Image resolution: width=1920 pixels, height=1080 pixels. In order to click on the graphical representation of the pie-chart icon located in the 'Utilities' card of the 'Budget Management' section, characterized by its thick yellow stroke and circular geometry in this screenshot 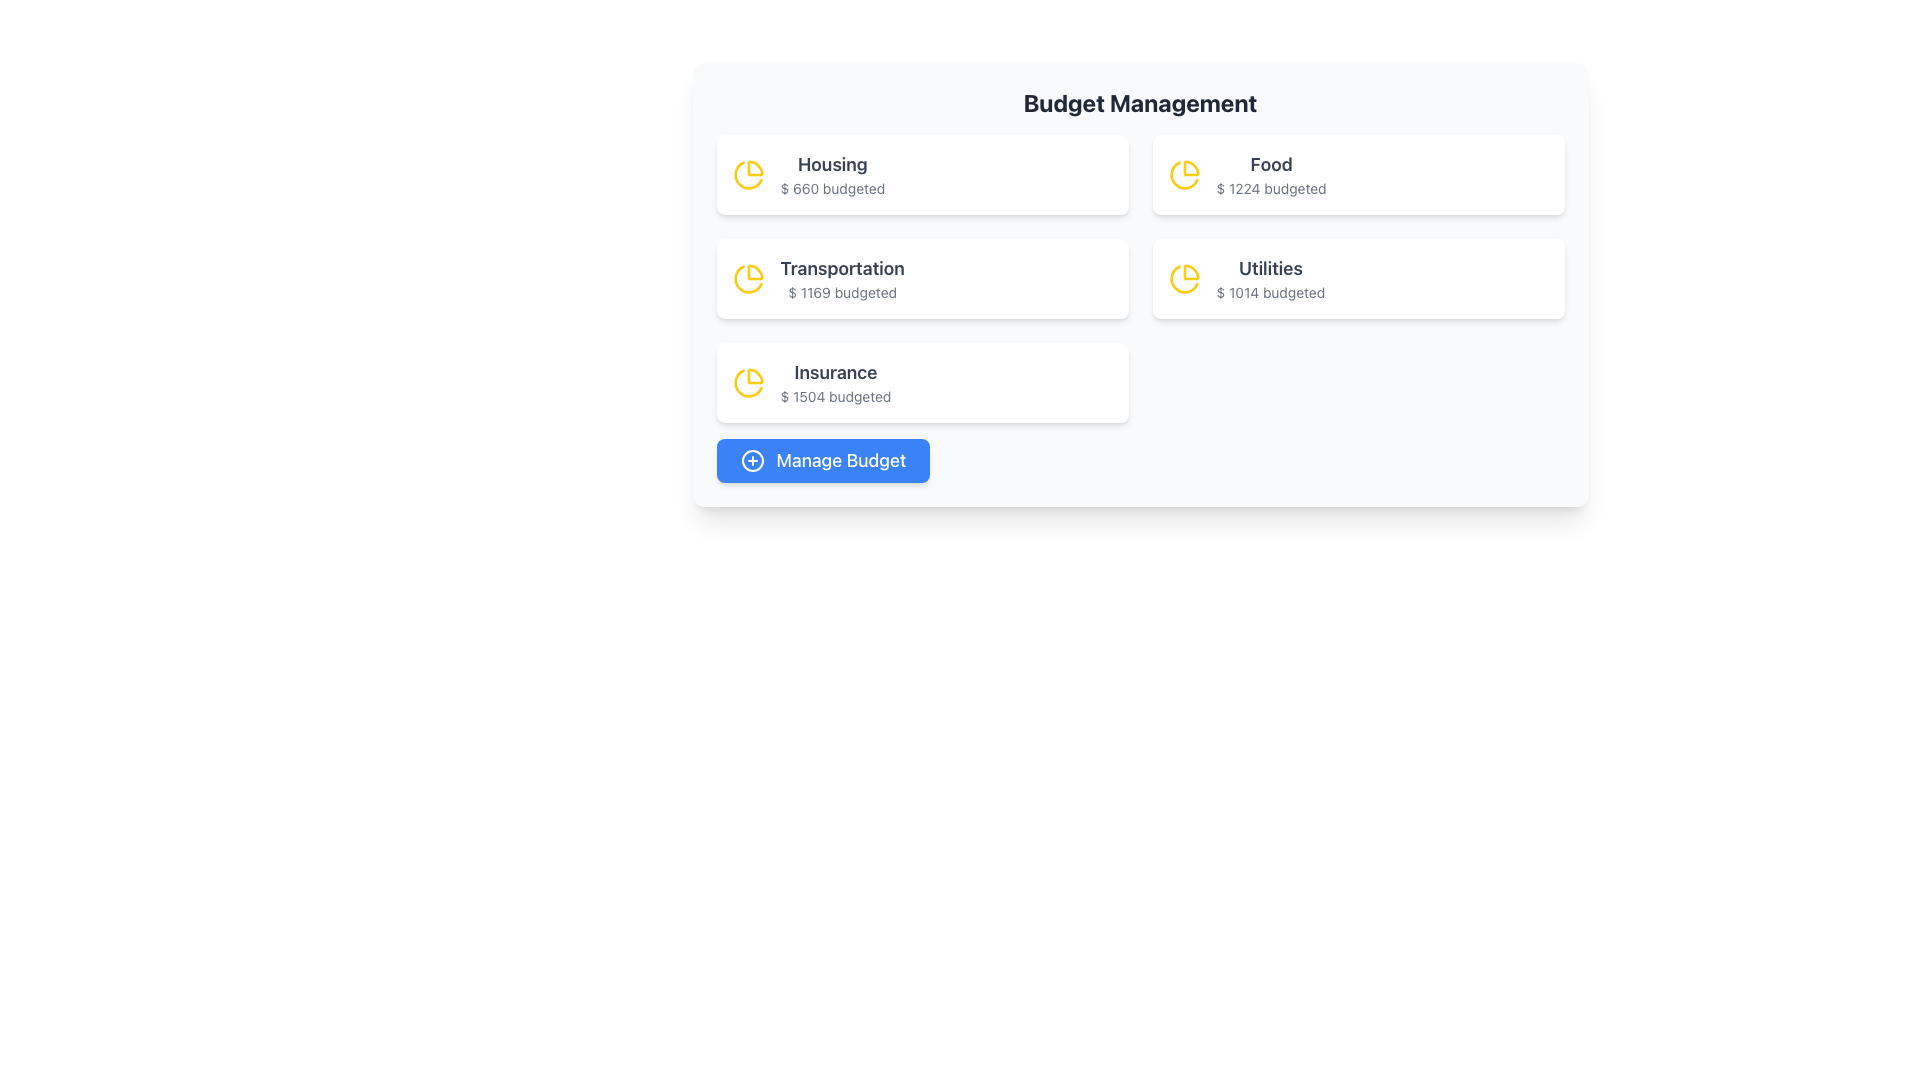, I will do `click(1184, 278)`.